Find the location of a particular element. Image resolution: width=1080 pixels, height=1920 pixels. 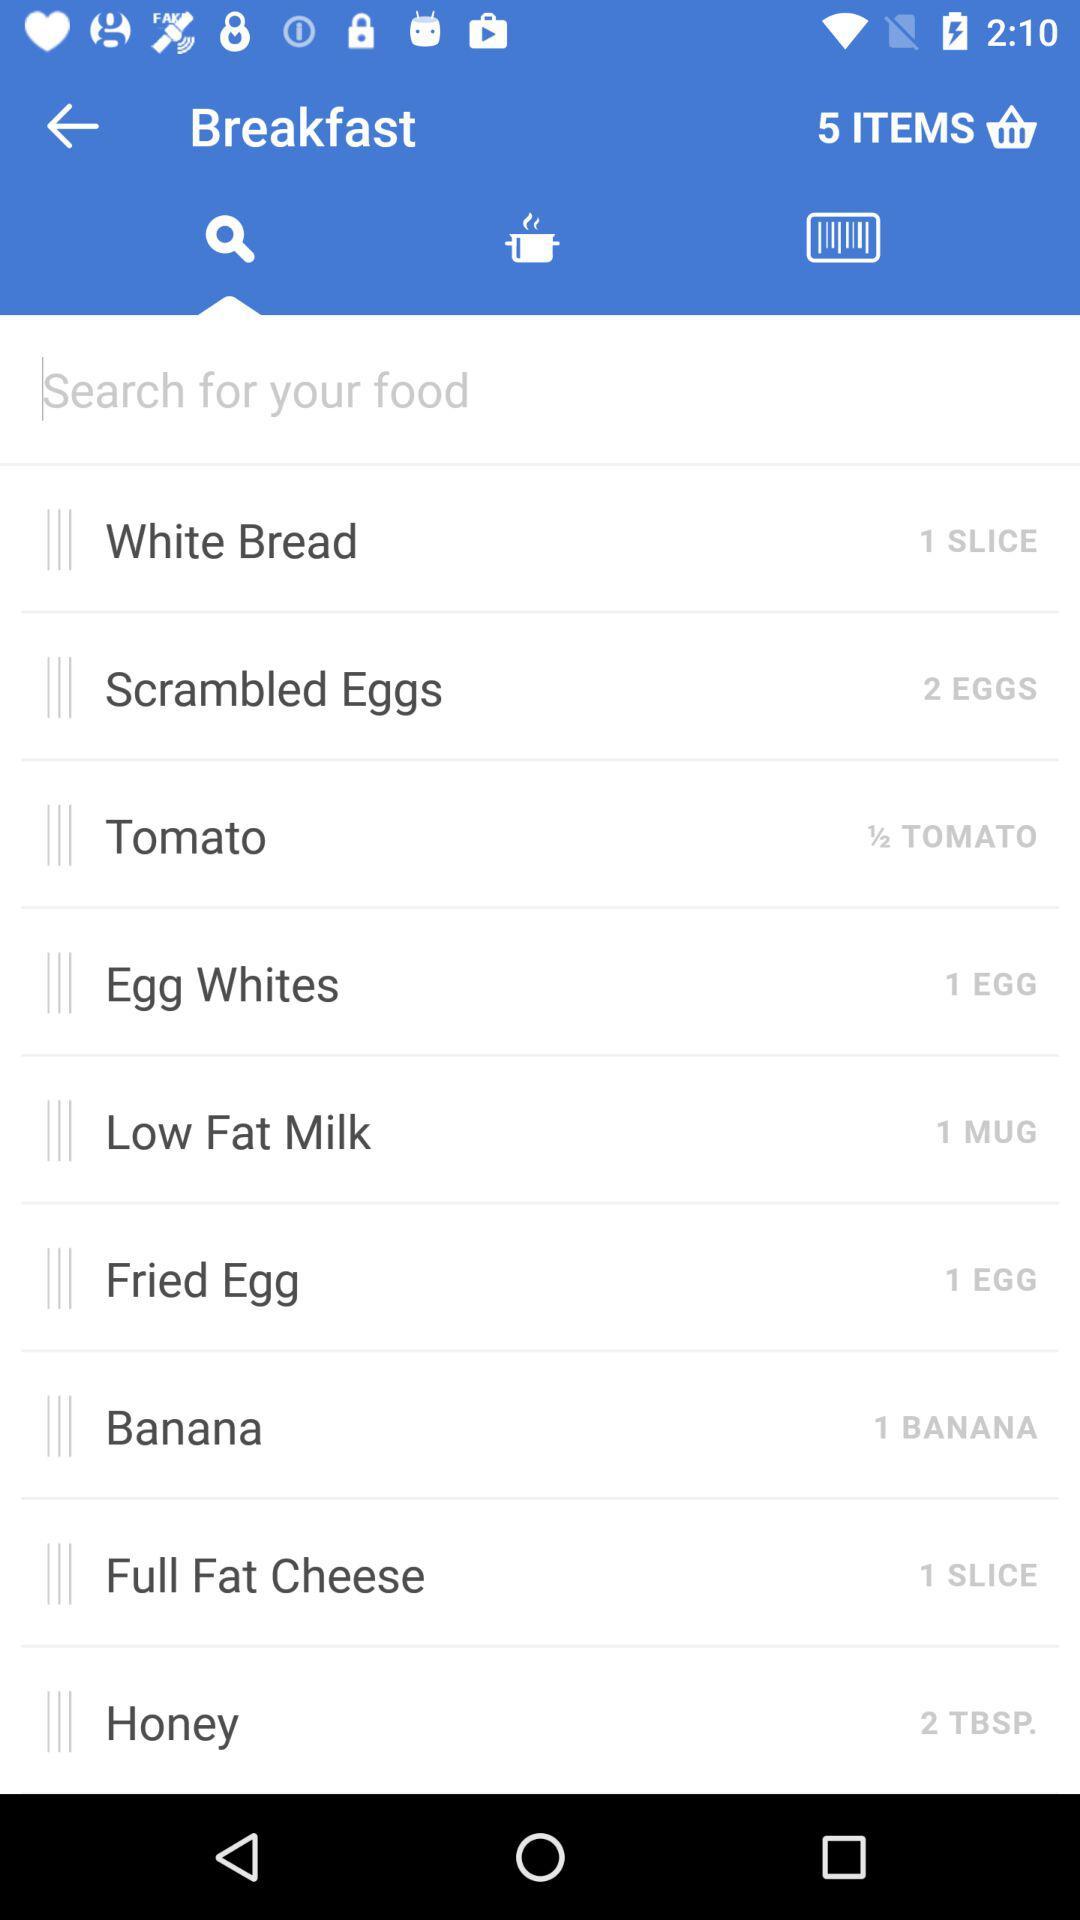

the icon to the right of the breakfast item is located at coordinates (927, 124).